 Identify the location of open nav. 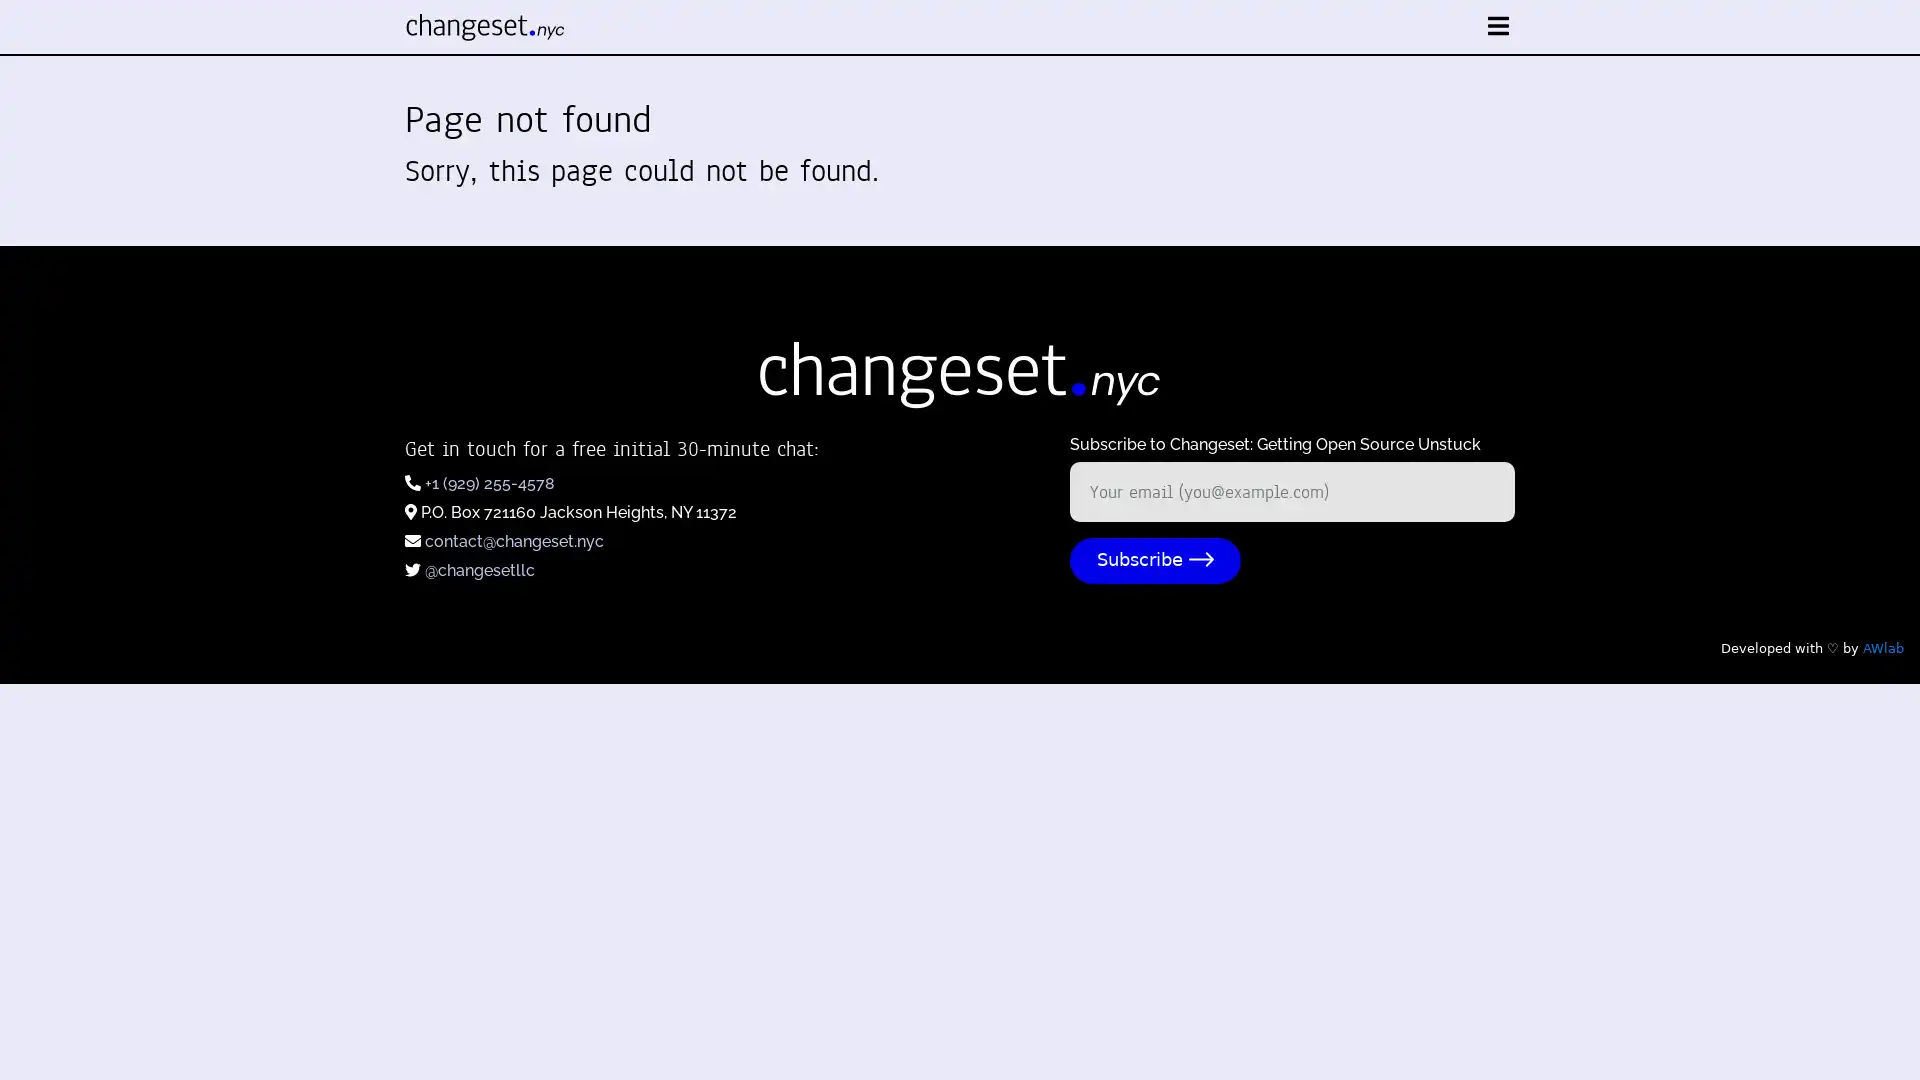
(1498, 27).